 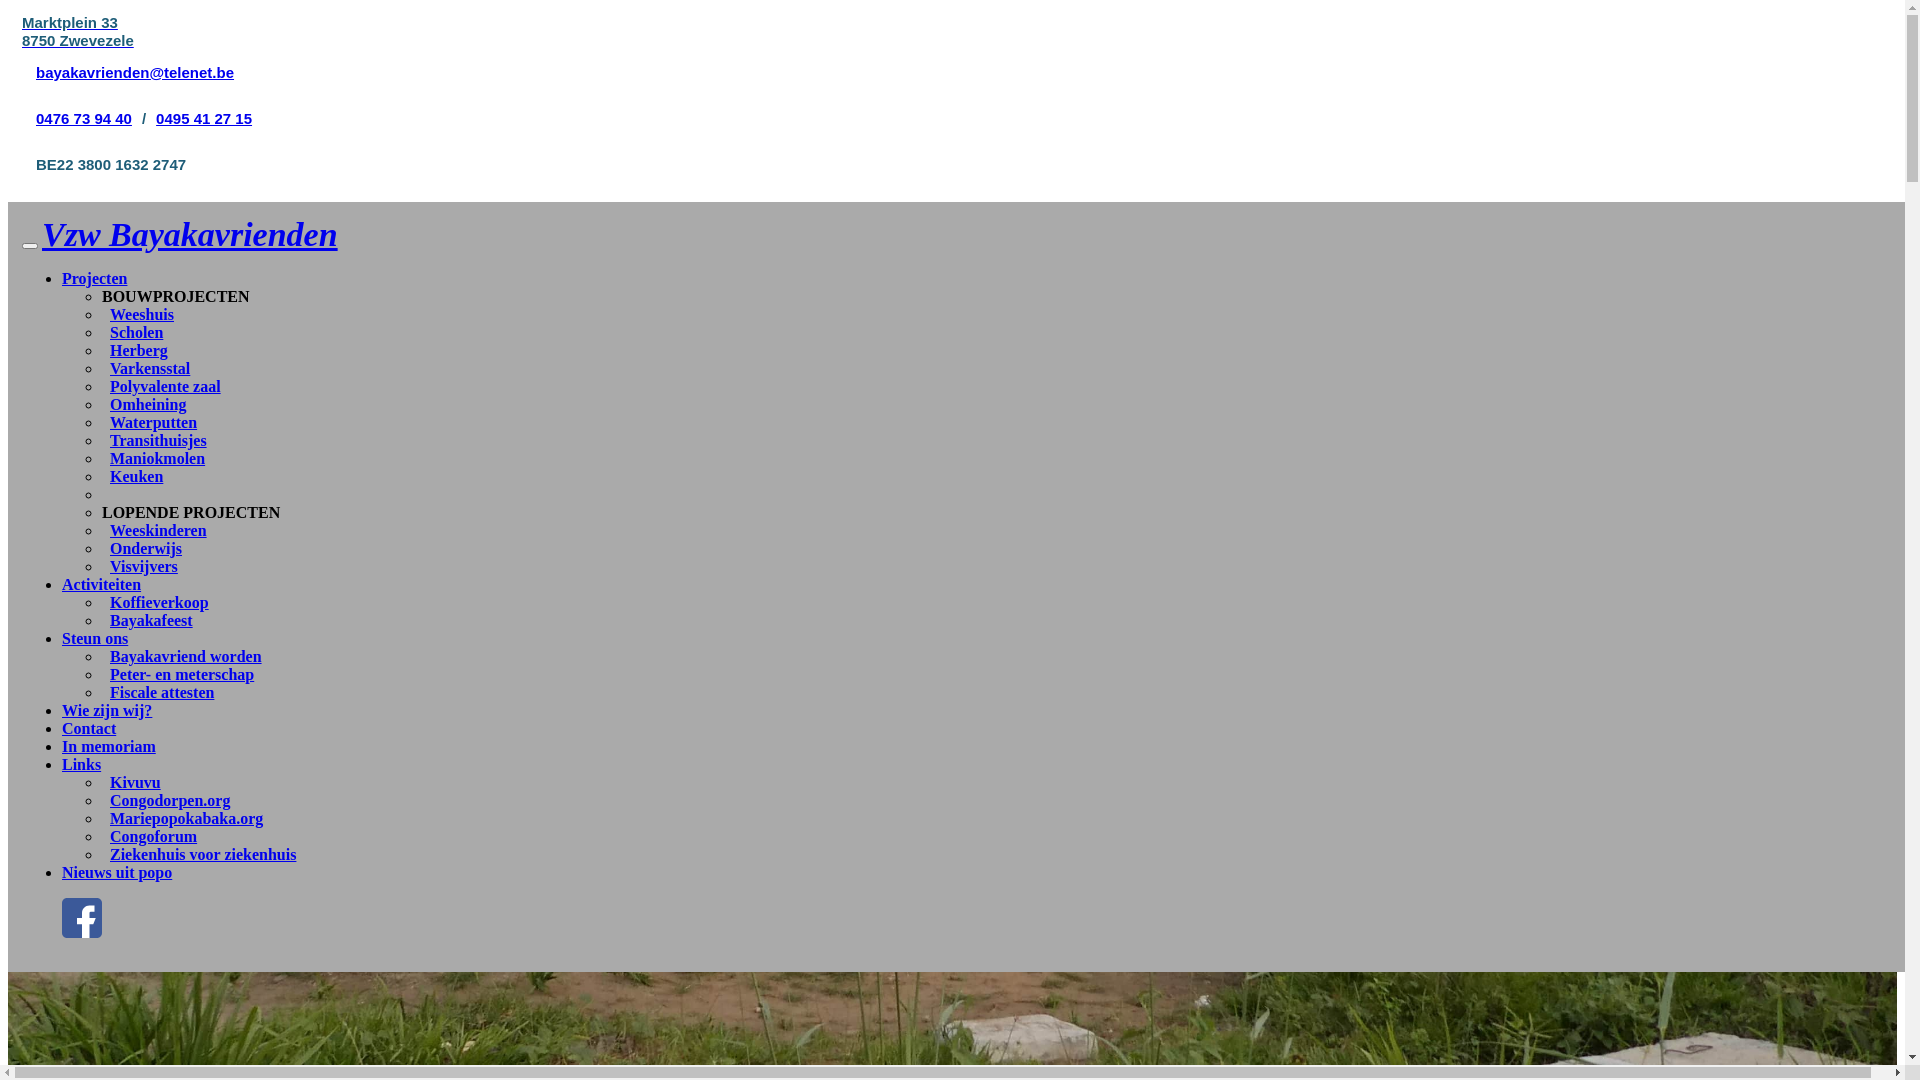 I want to click on '0495 41 27 15', so click(x=155, y=118).